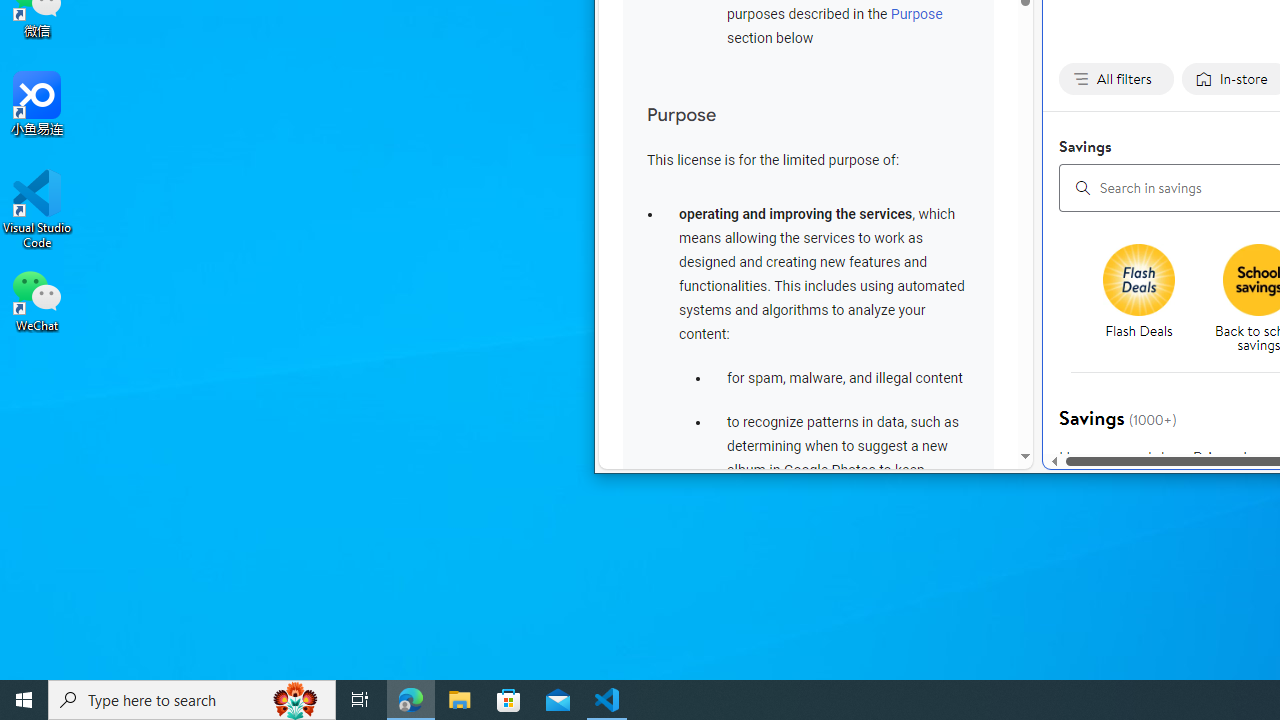 This screenshot has height=720, width=1280. Describe the element at coordinates (1115, 78) in the screenshot. I see `'All filters none applied, activate to change'` at that location.